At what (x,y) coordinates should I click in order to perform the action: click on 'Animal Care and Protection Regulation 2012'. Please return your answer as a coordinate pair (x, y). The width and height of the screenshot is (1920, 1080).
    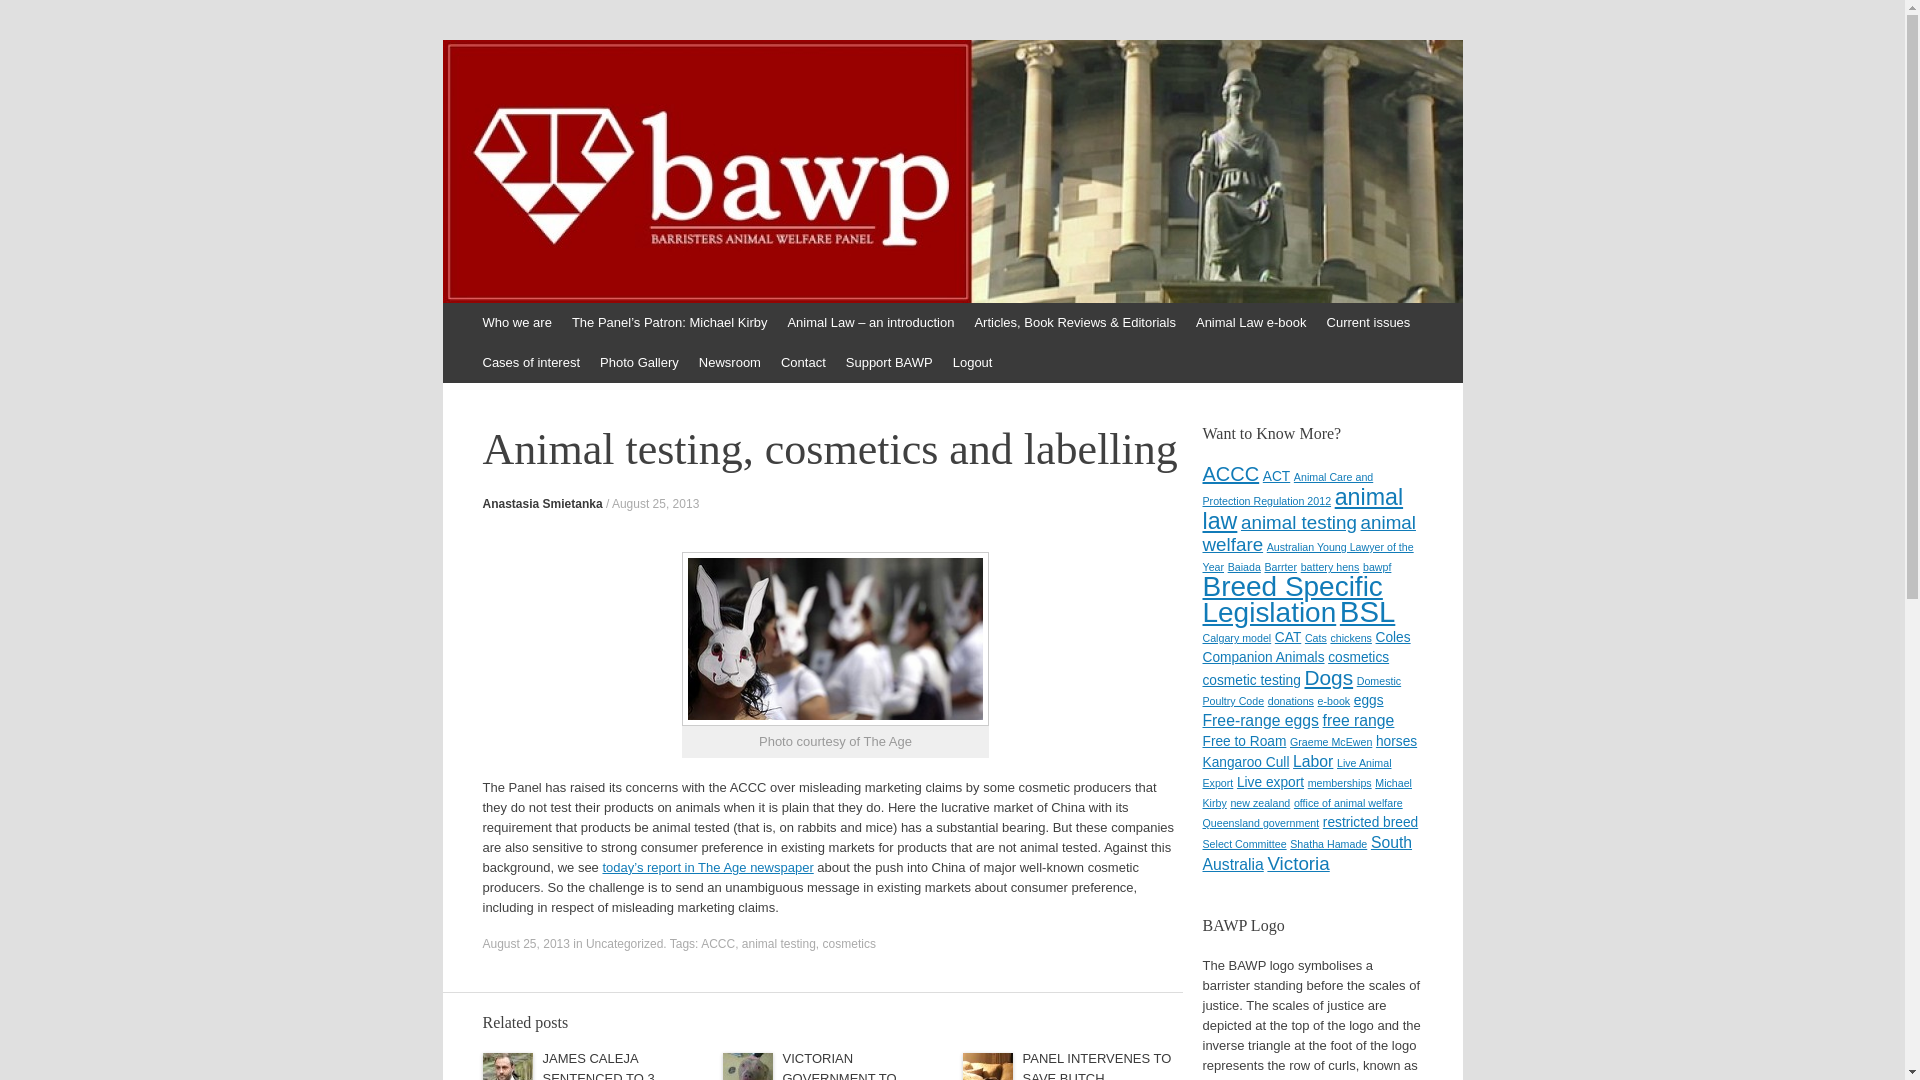
    Looking at the image, I should click on (1287, 489).